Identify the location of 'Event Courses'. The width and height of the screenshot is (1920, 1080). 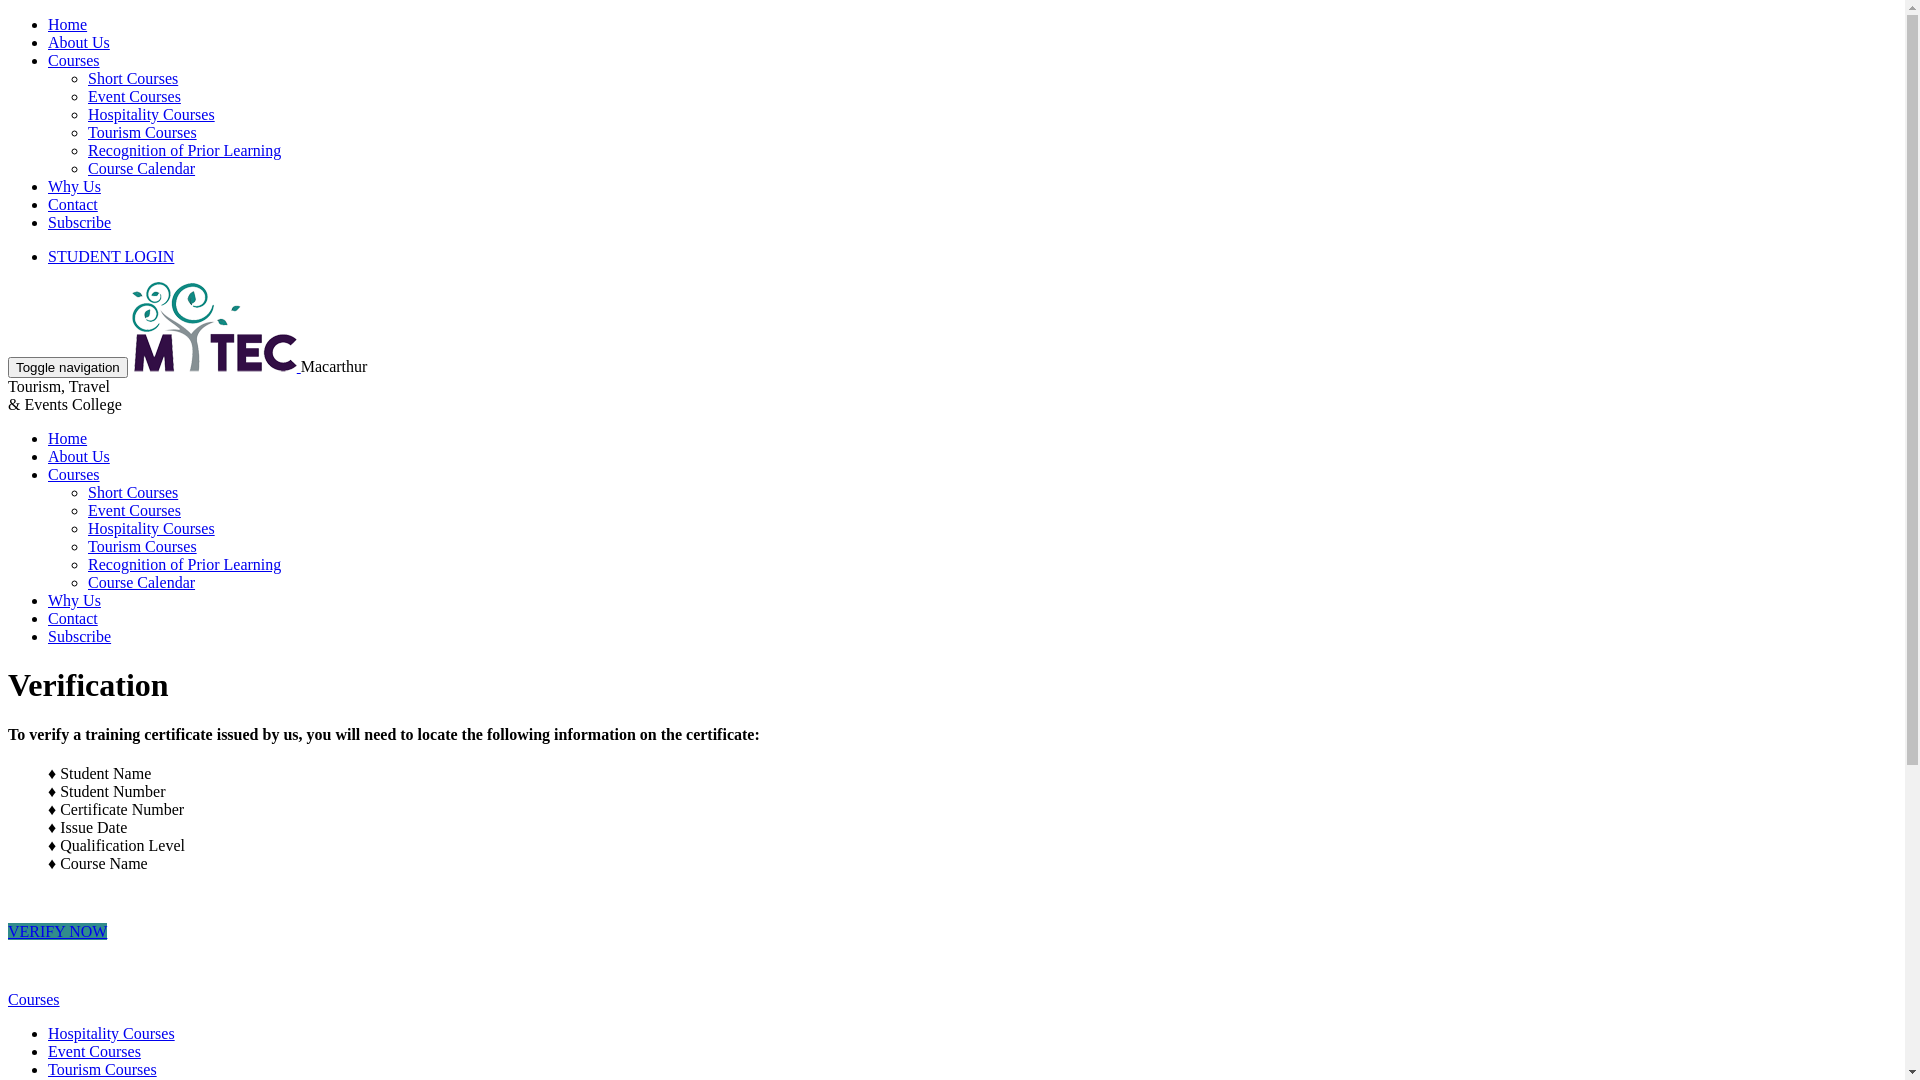
(133, 96).